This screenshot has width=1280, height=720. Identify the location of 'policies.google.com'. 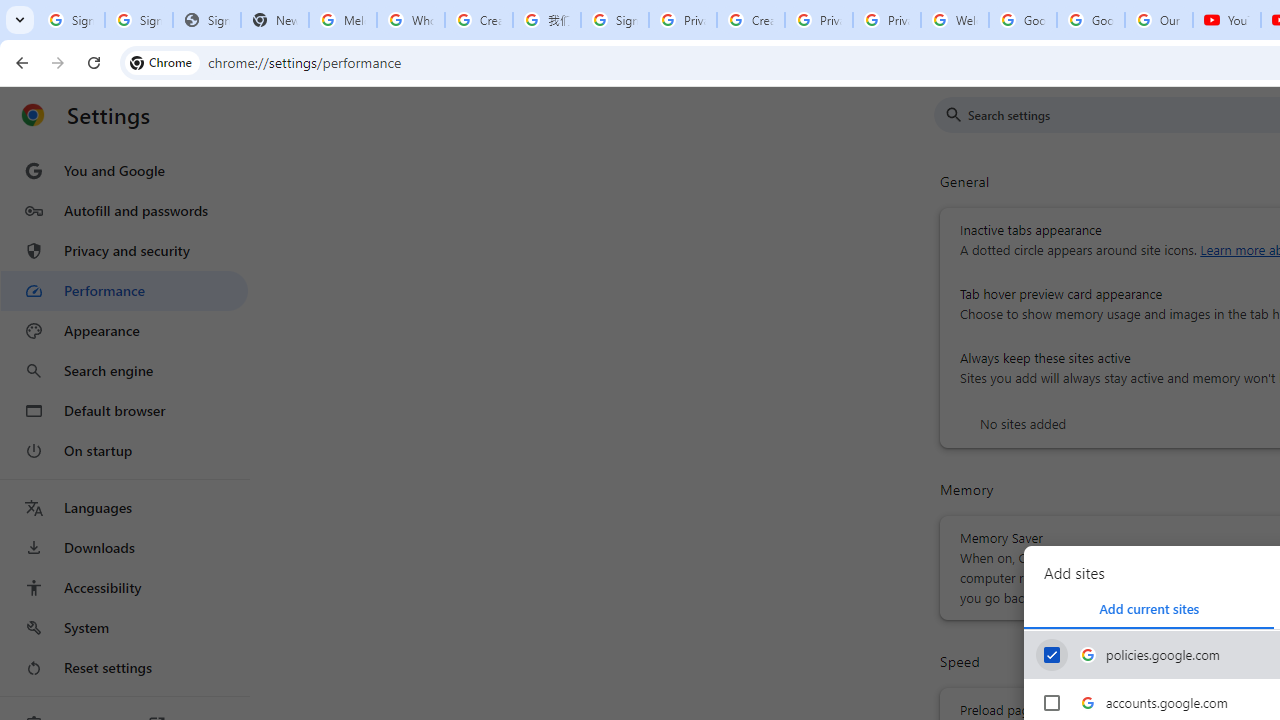
(1051, 655).